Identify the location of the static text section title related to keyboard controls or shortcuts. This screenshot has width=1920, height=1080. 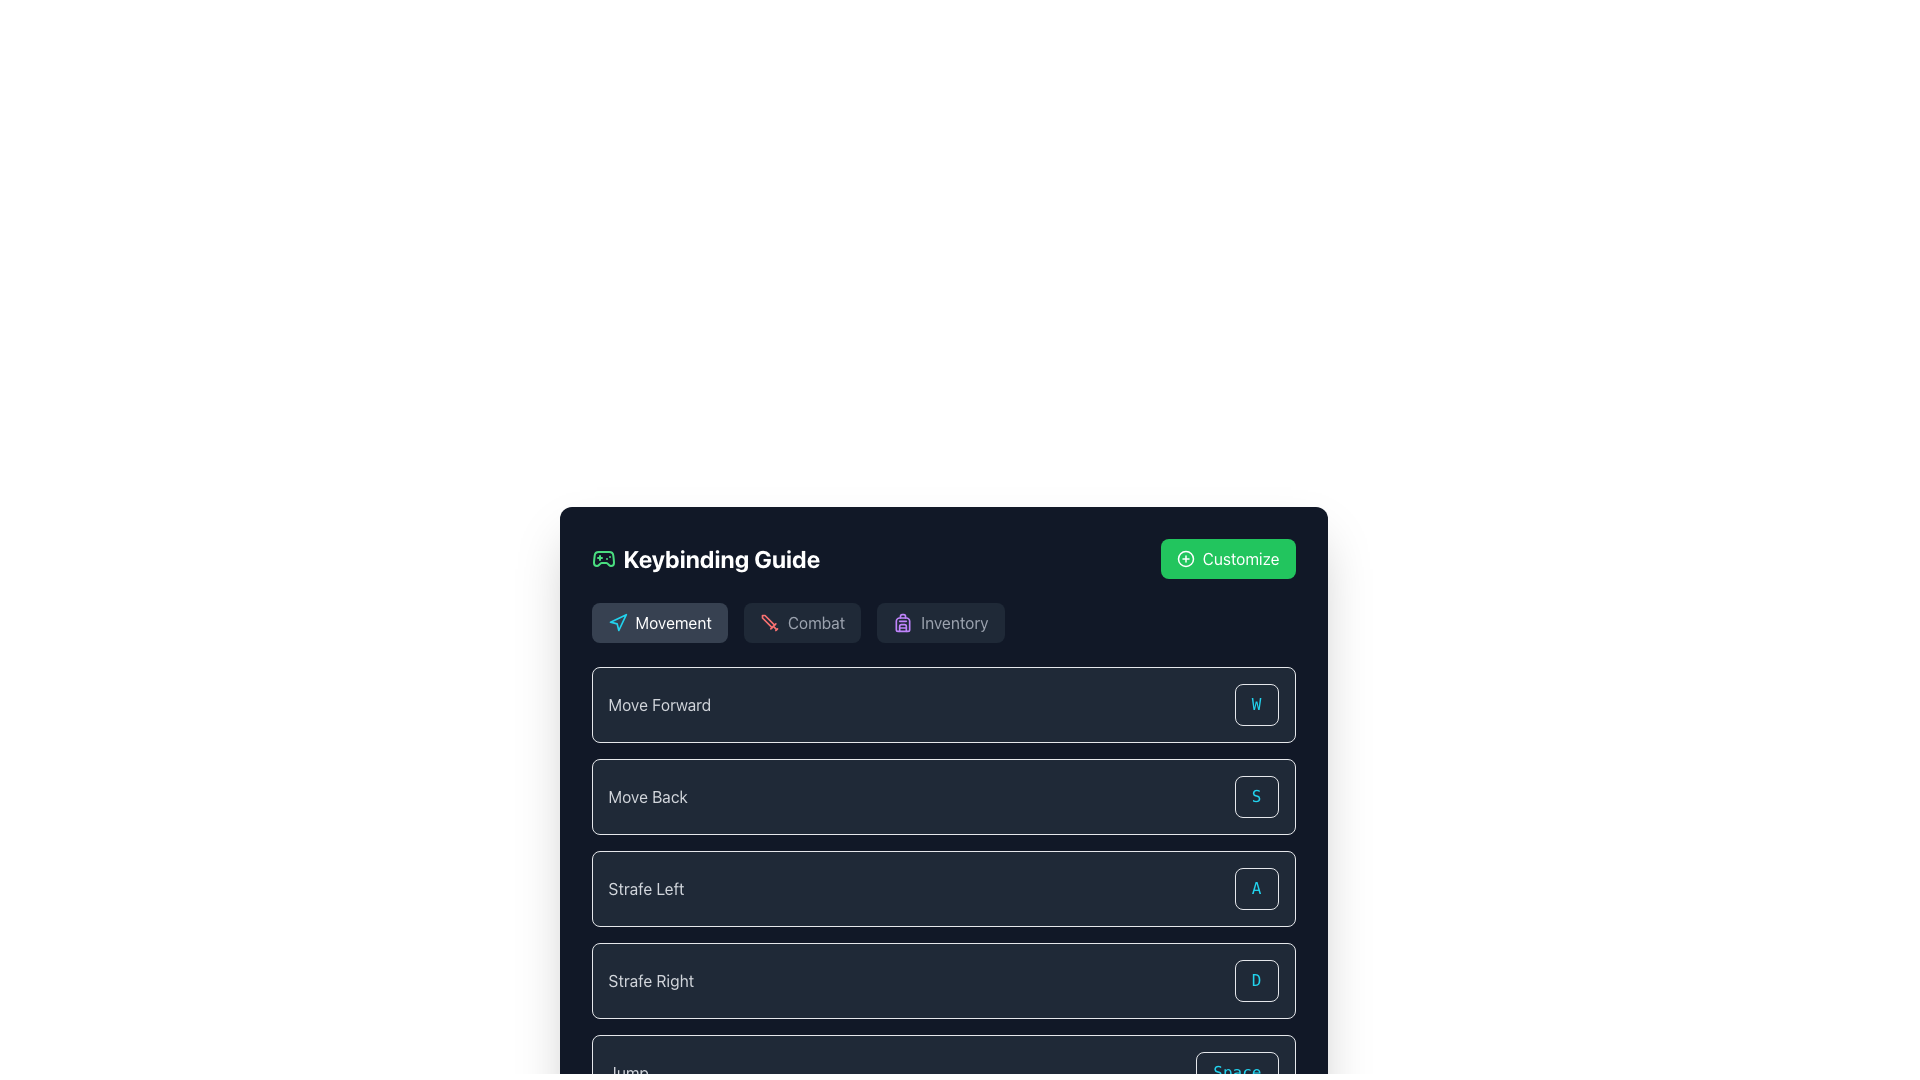
(705, 559).